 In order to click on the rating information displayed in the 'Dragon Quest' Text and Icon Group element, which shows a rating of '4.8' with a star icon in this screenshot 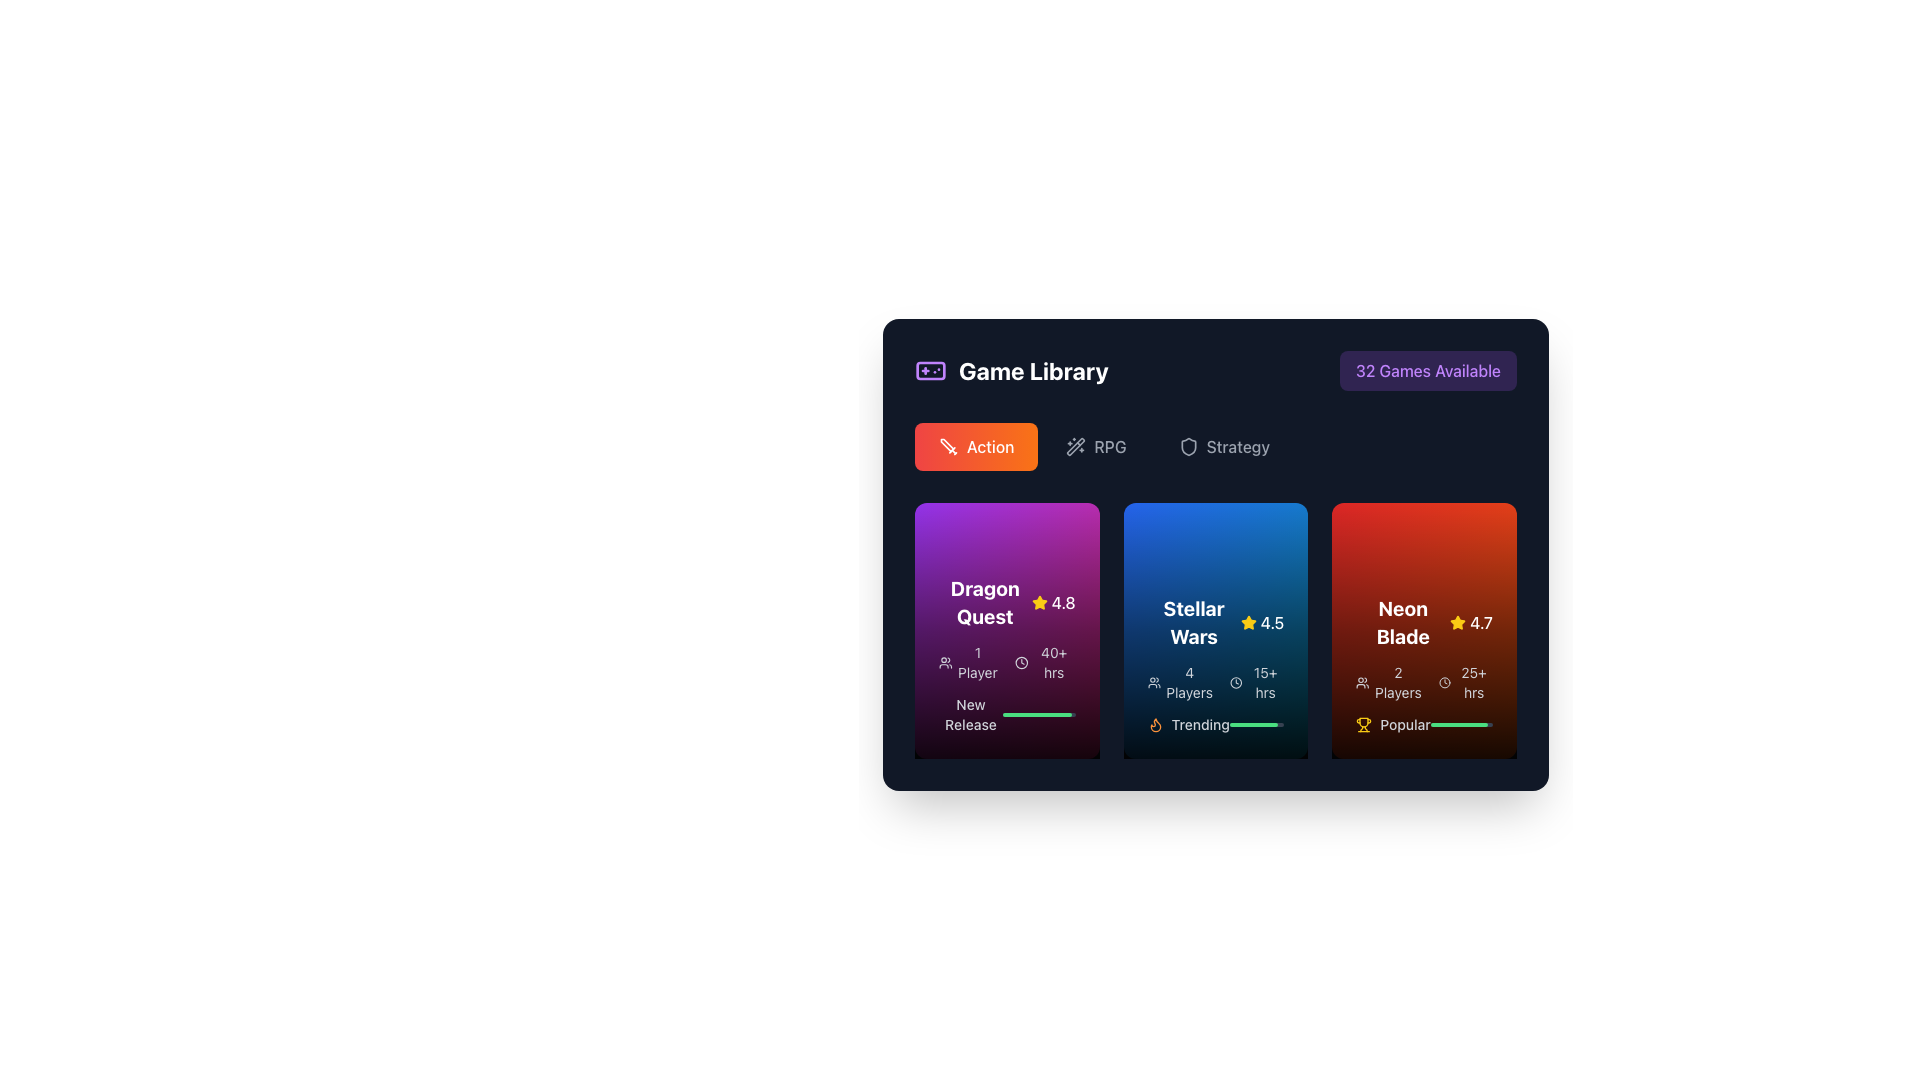, I will do `click(1007, 601)`.